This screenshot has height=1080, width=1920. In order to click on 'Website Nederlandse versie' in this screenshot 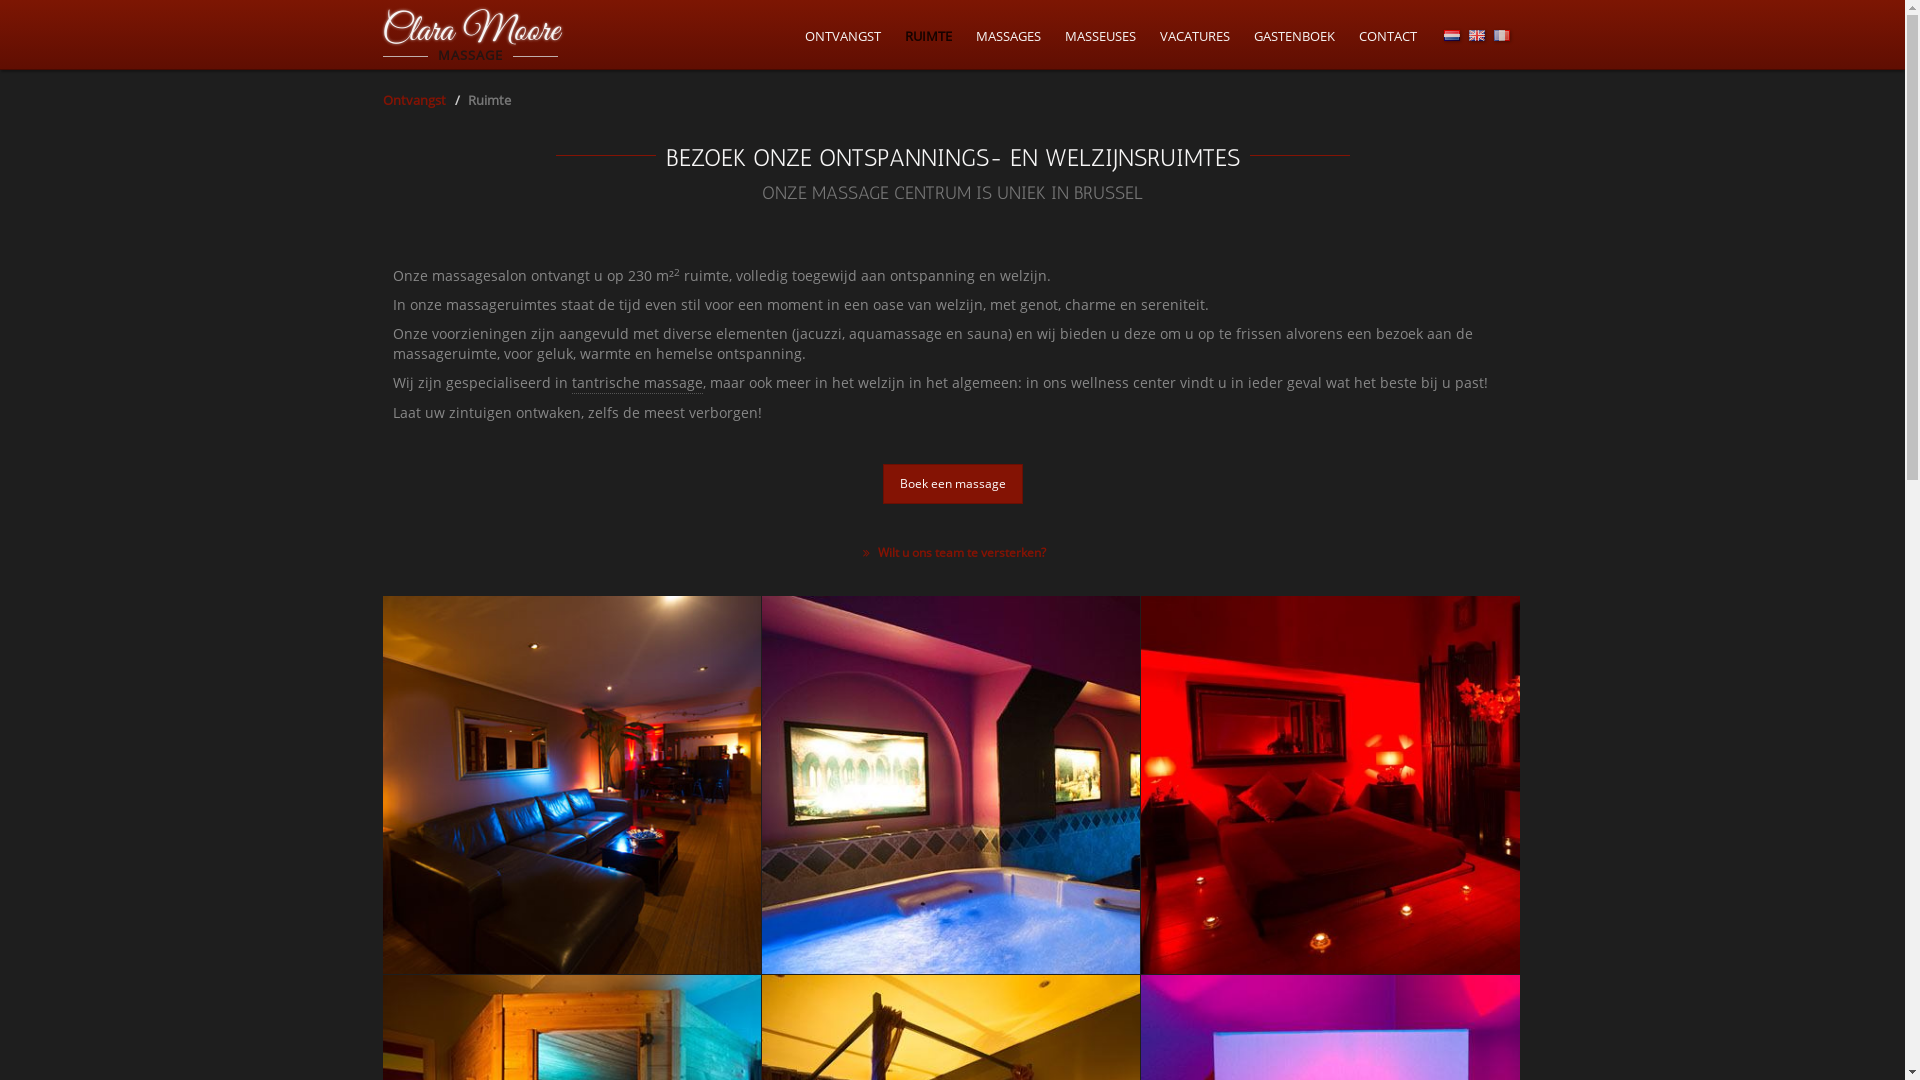, I will do `click(1451, 35)`.